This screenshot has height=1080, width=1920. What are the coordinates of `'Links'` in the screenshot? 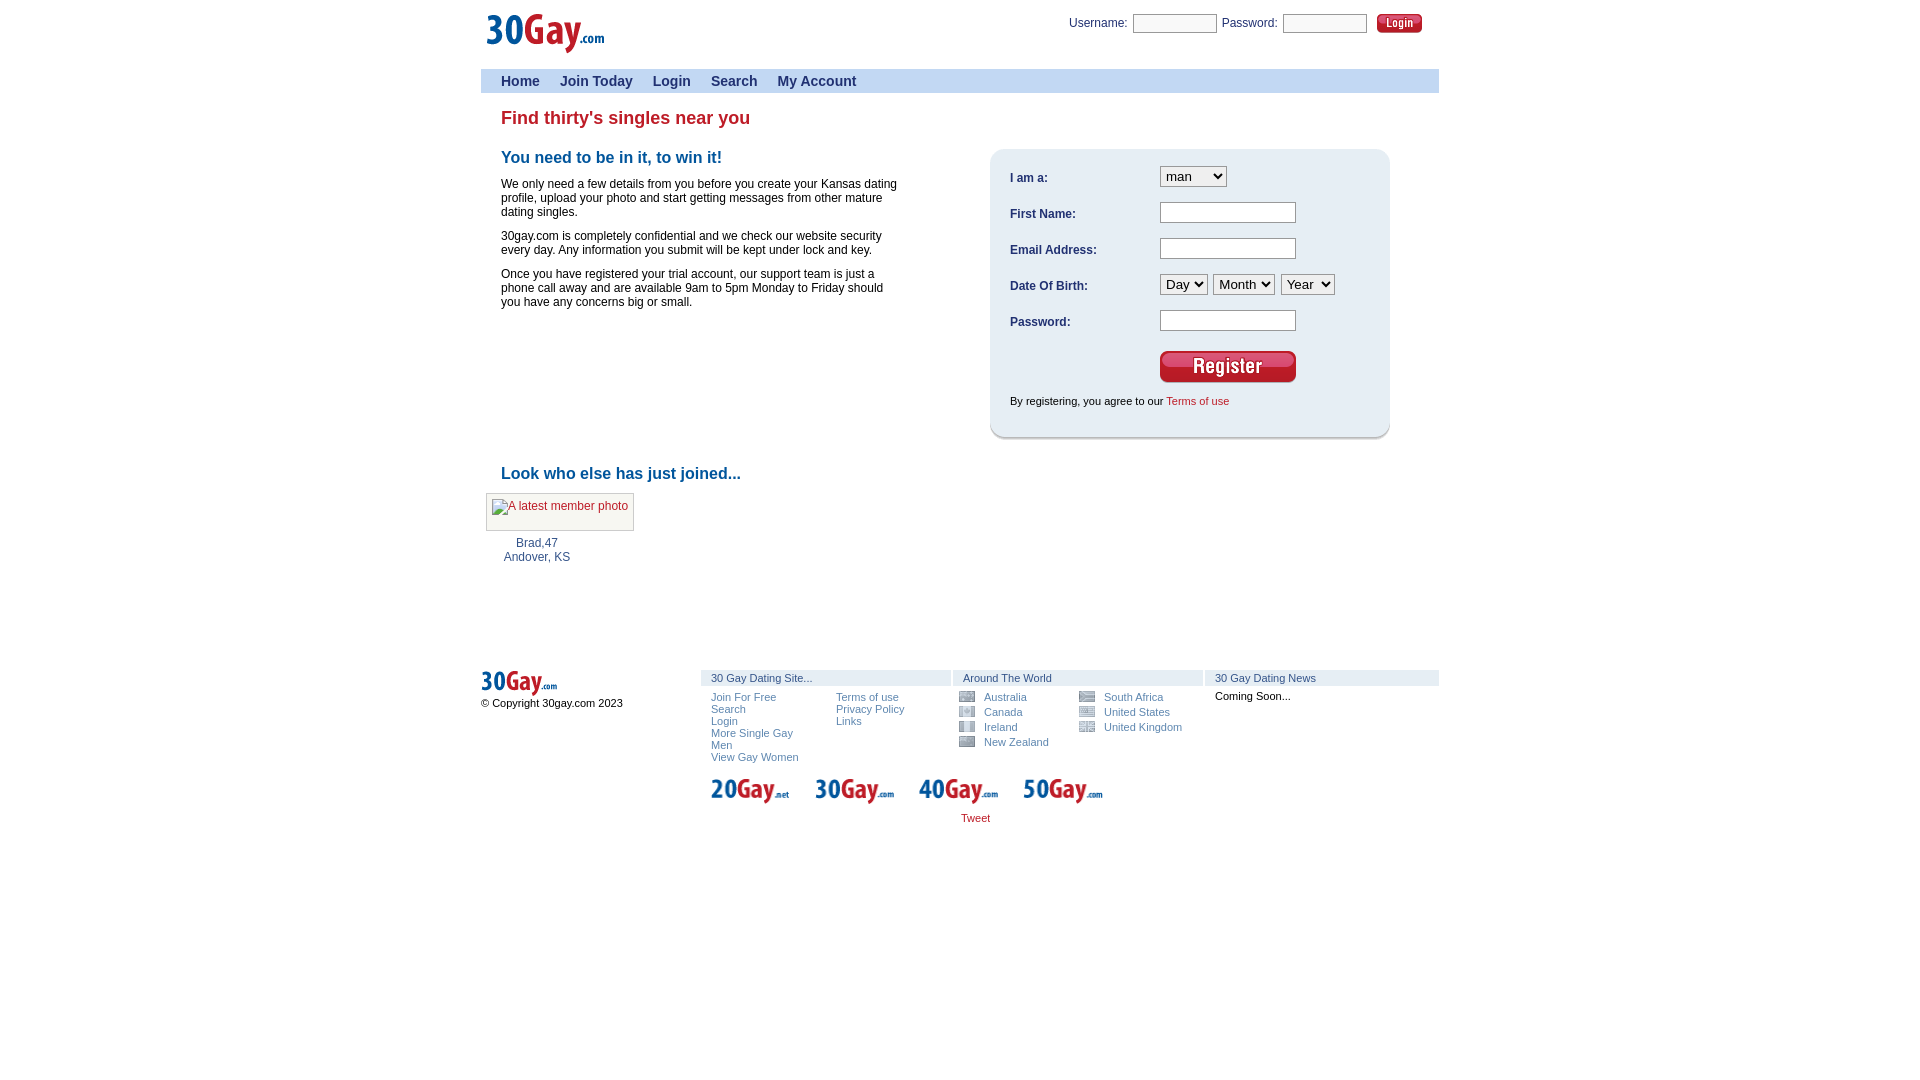 It's located at (849, 721).